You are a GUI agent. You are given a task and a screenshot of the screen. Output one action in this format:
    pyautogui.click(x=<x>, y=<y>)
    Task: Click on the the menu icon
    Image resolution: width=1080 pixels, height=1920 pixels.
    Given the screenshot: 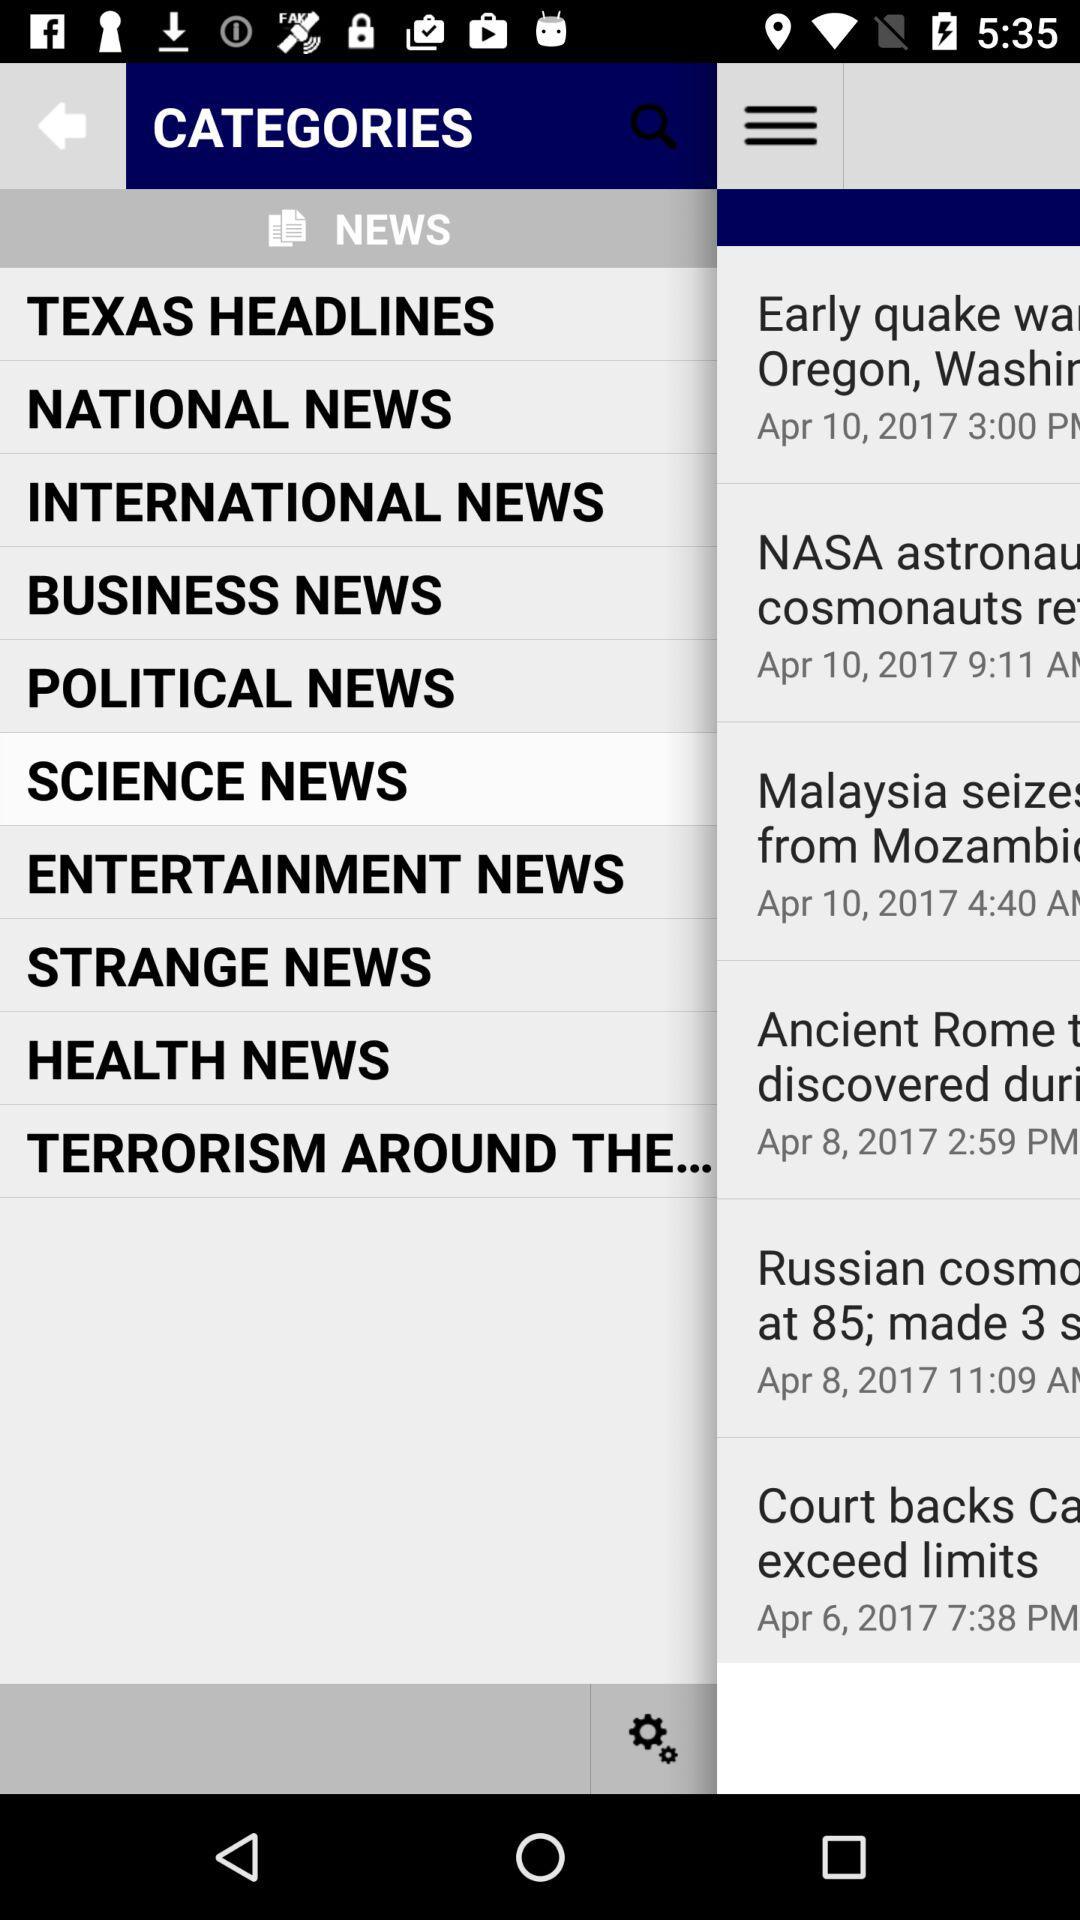 What is the action you would take?
    pyautogui.click(x=778, y=124)
    